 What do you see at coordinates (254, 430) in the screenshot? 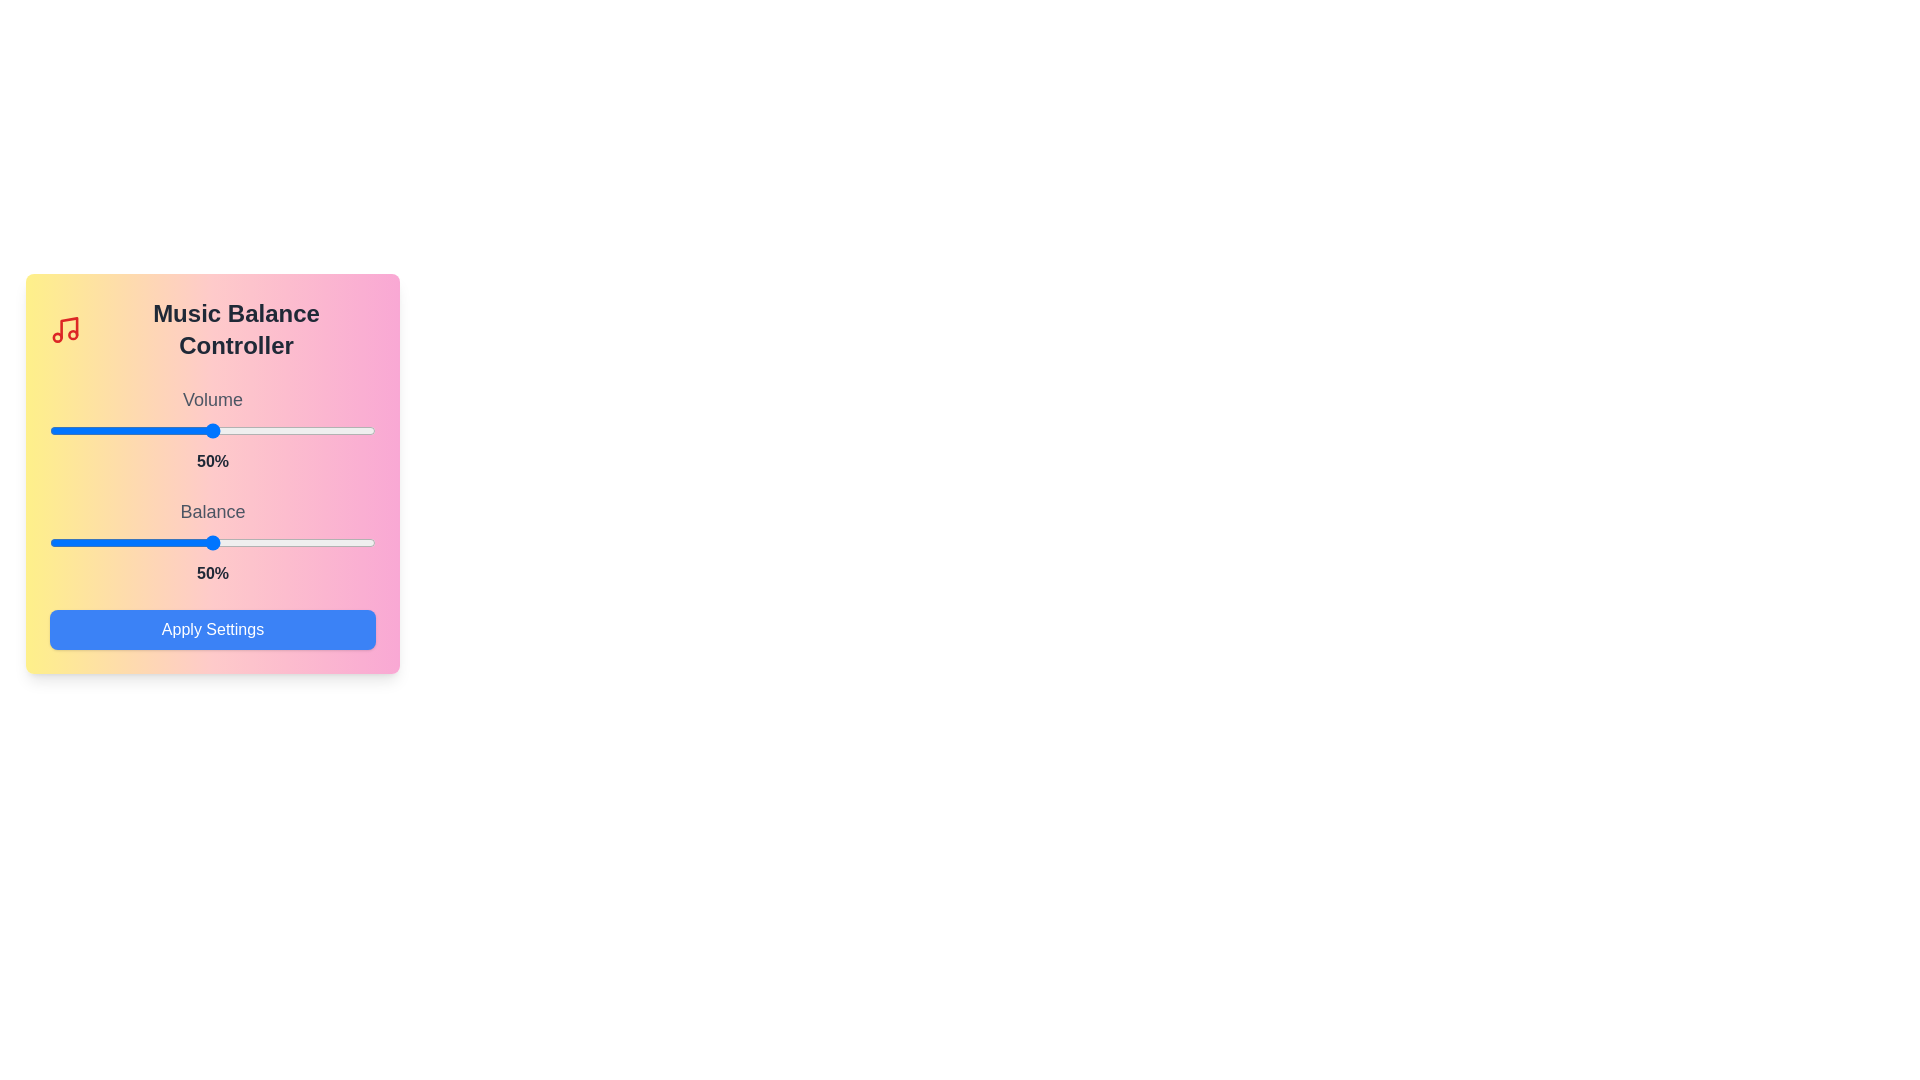
I see `the volume slider to set the volume to 63%` at bounding box center [254, 430].